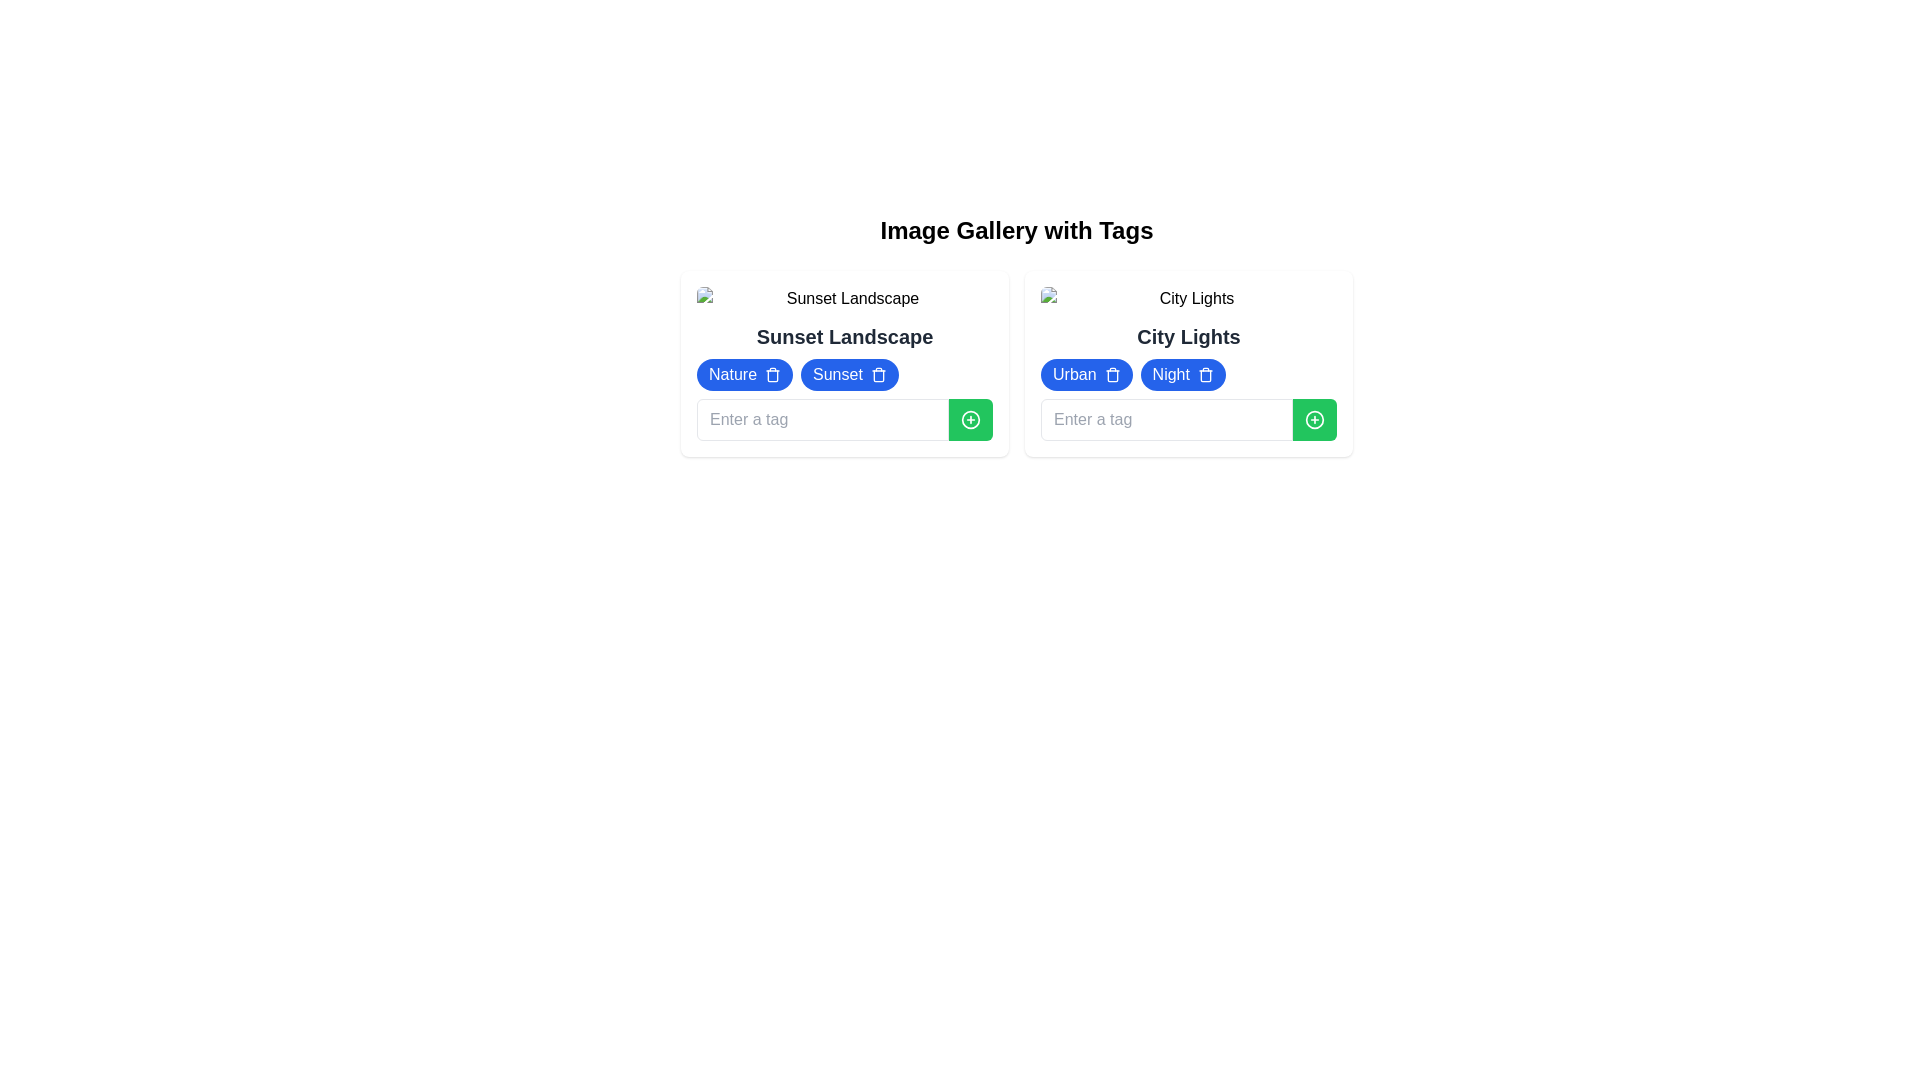 The width and height of the screenshot is (1920, 1080). Describe the element at coordinates (1189, 363) in the screenshot. I see `the blue pill-shaped button labeled 'Night' with a trash icon next to it, located under the 'City Lights' category` at that location.